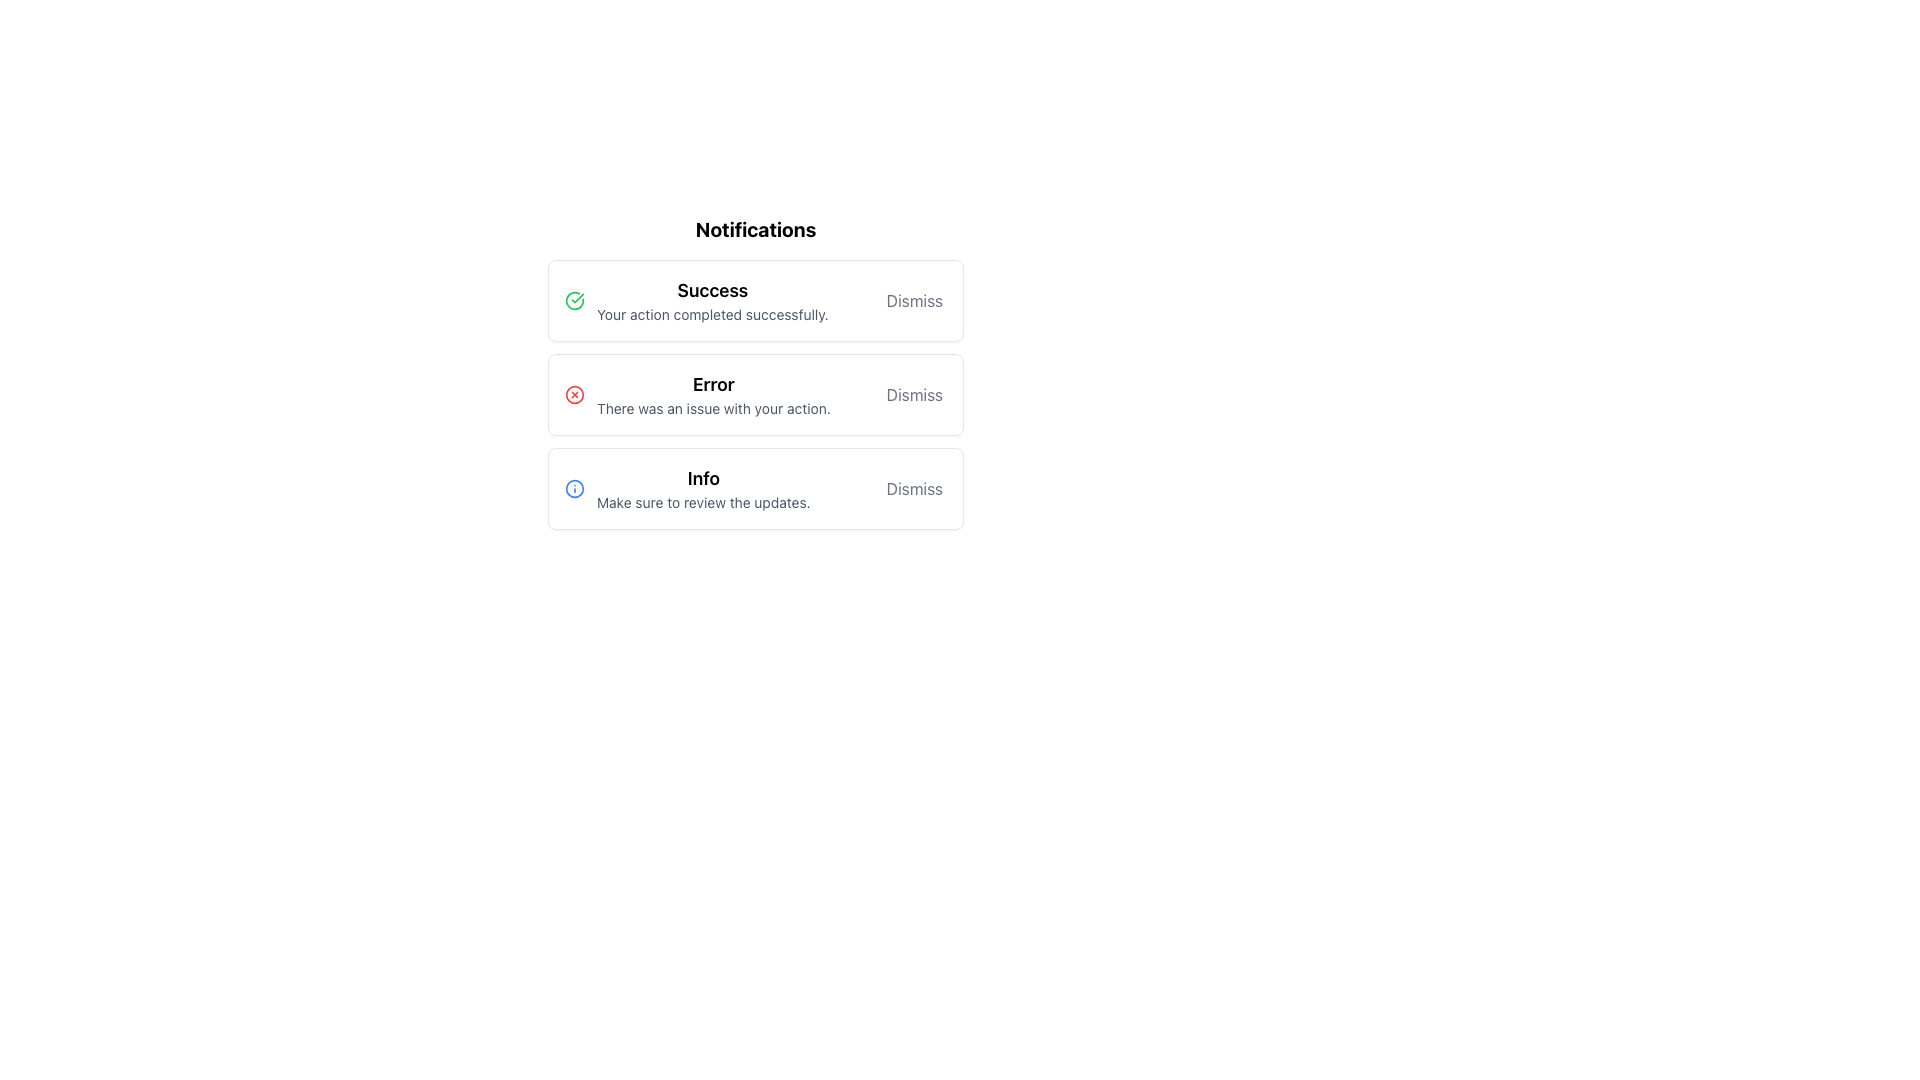  What do you see at coordinates (713, 407) in the screenshot?
I see `text element displaying 'There was an issue with your action.' located below the 'Error' header in the notification card` at bounding box center [713, 407].